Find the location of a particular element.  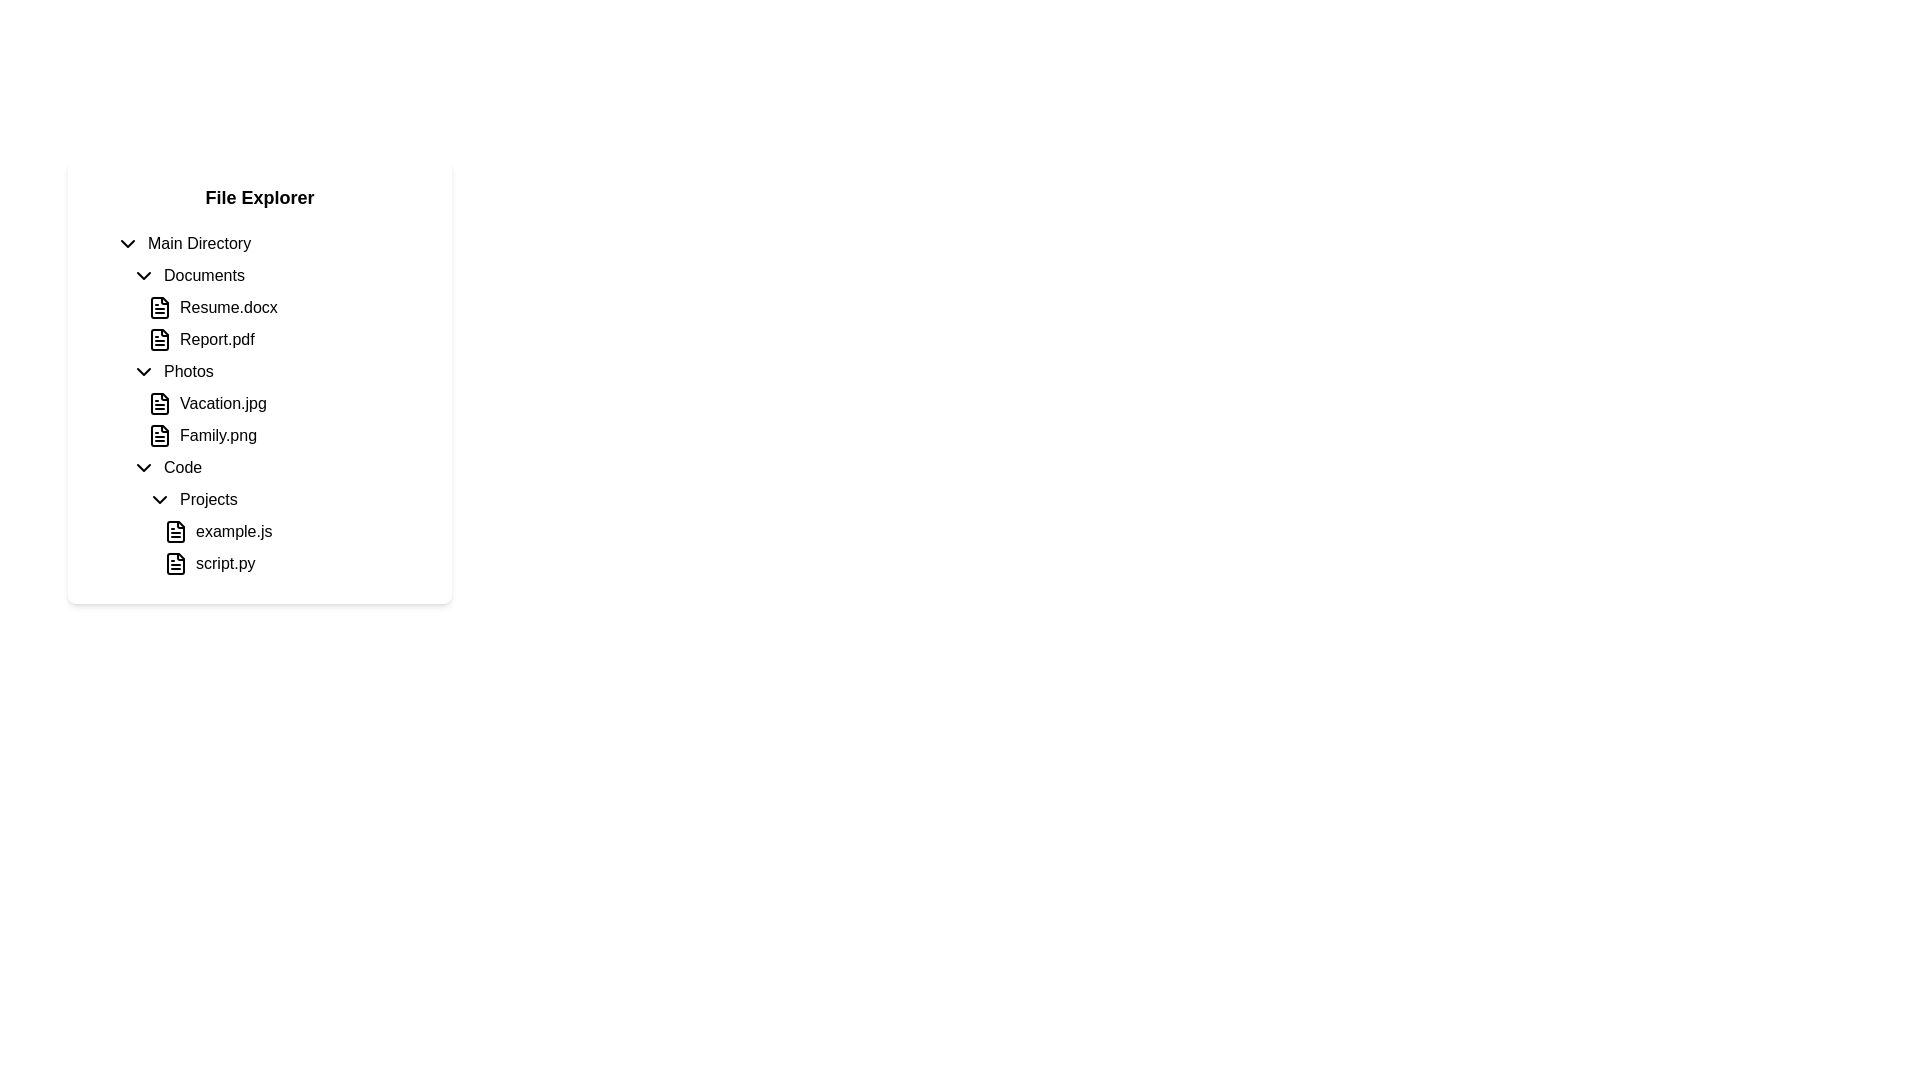

the 'Projects' text label to expand or collapse its subdirectories, which is located below 'Code' and above 'example.js' and 'script.py' is located at coordinates (208, 499).